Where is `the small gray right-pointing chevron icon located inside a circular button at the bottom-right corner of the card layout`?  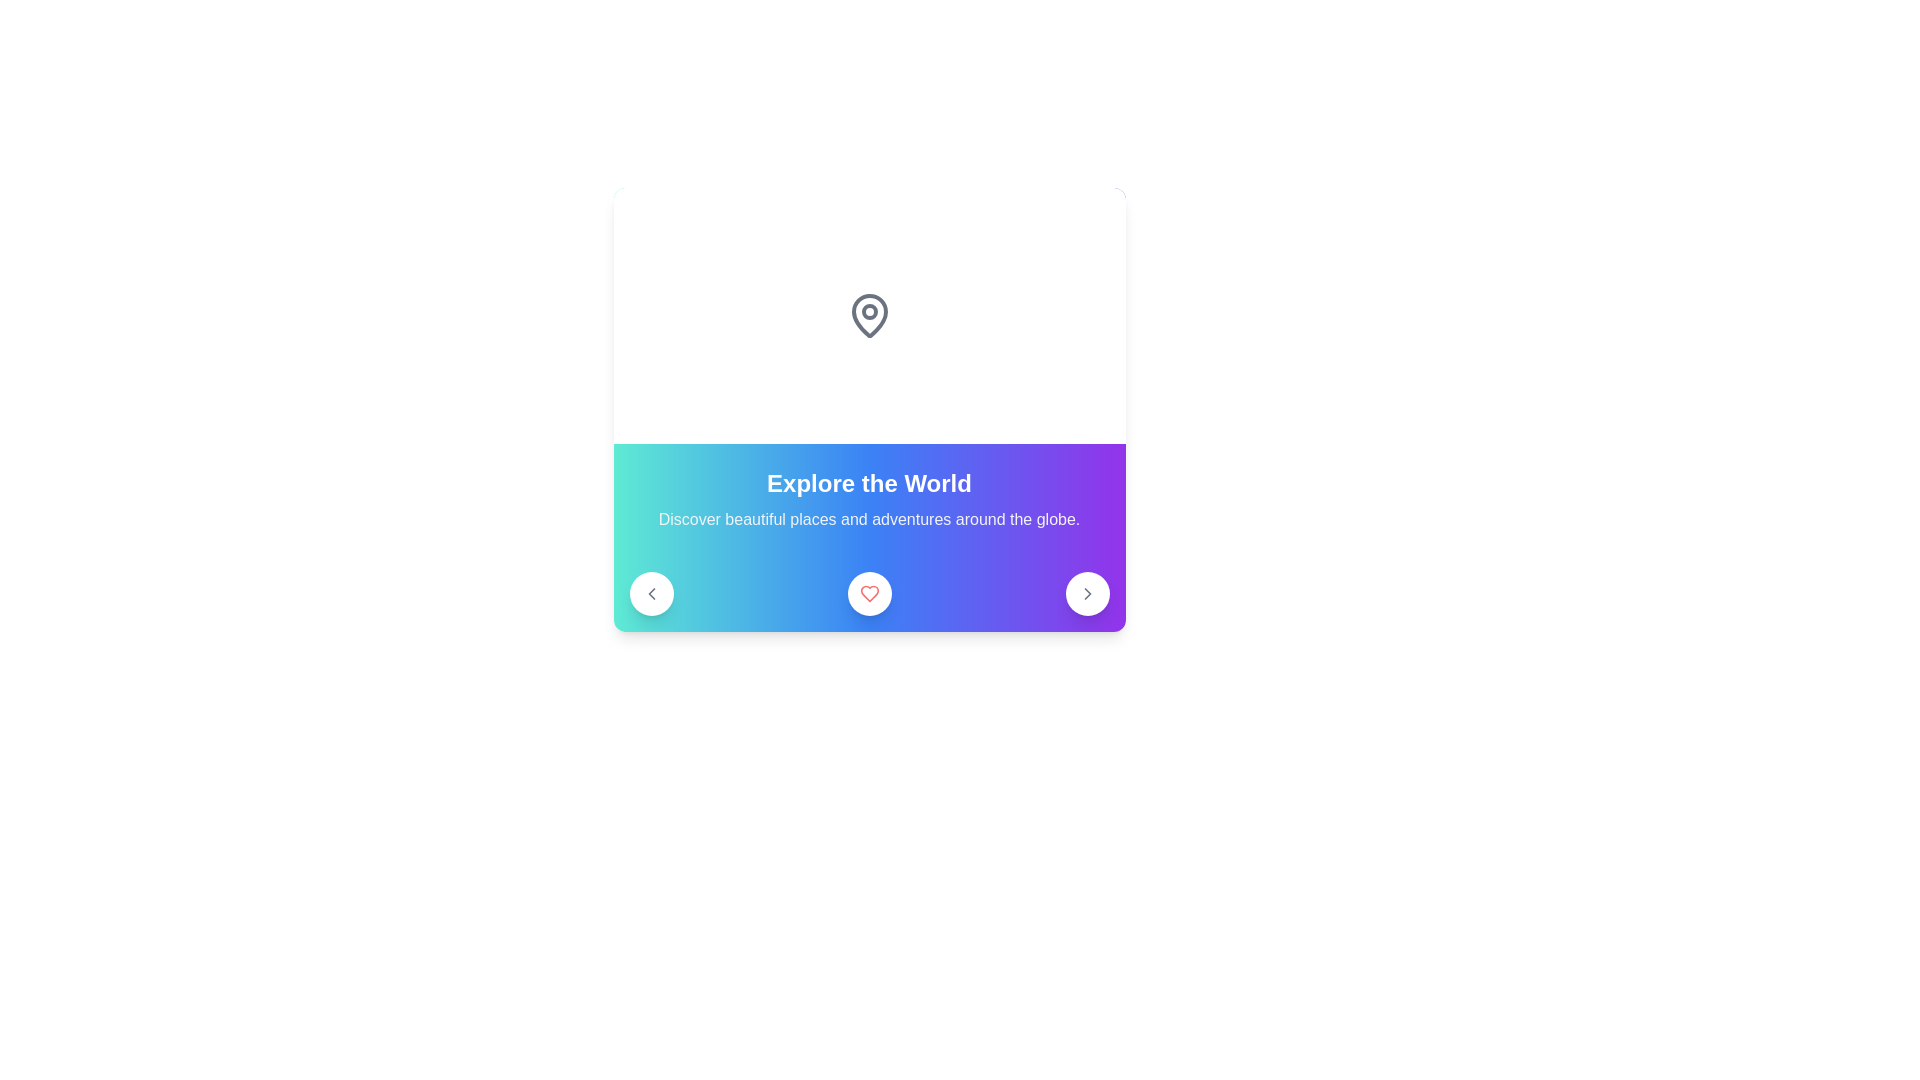
the small gray right-pointing chevron icon located inside a circular button at the bottom-right corner of the card layout is located at coordinates (1086, 593).